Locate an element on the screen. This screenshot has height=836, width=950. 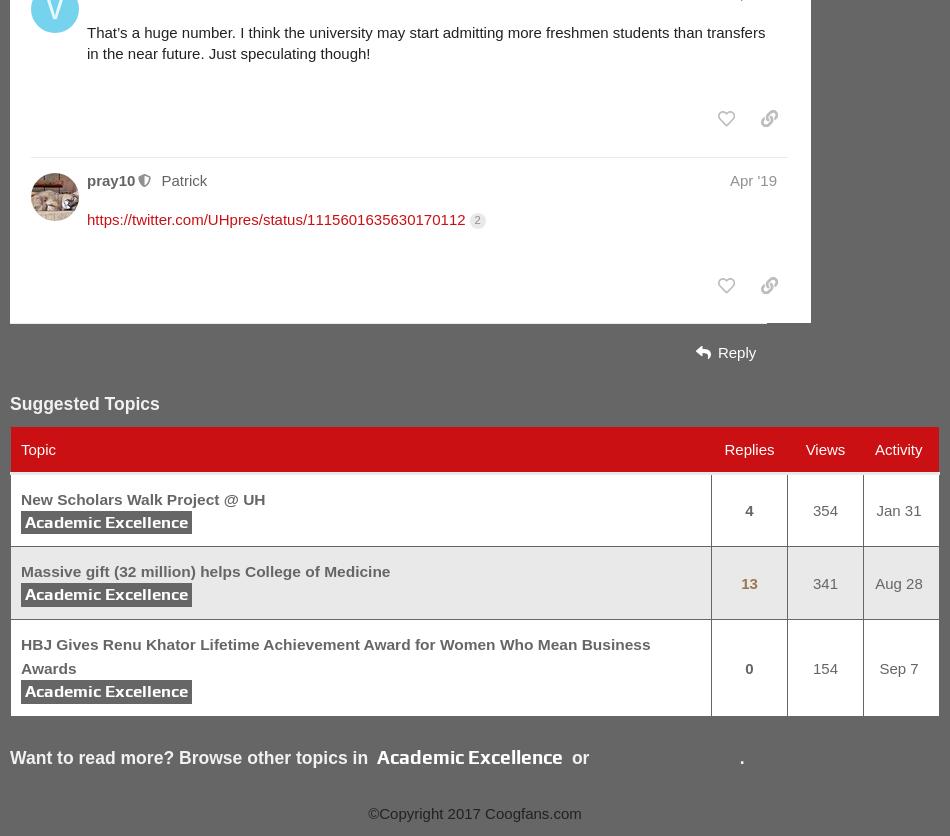
'Sep 7' is located at coordinates (897, 667).